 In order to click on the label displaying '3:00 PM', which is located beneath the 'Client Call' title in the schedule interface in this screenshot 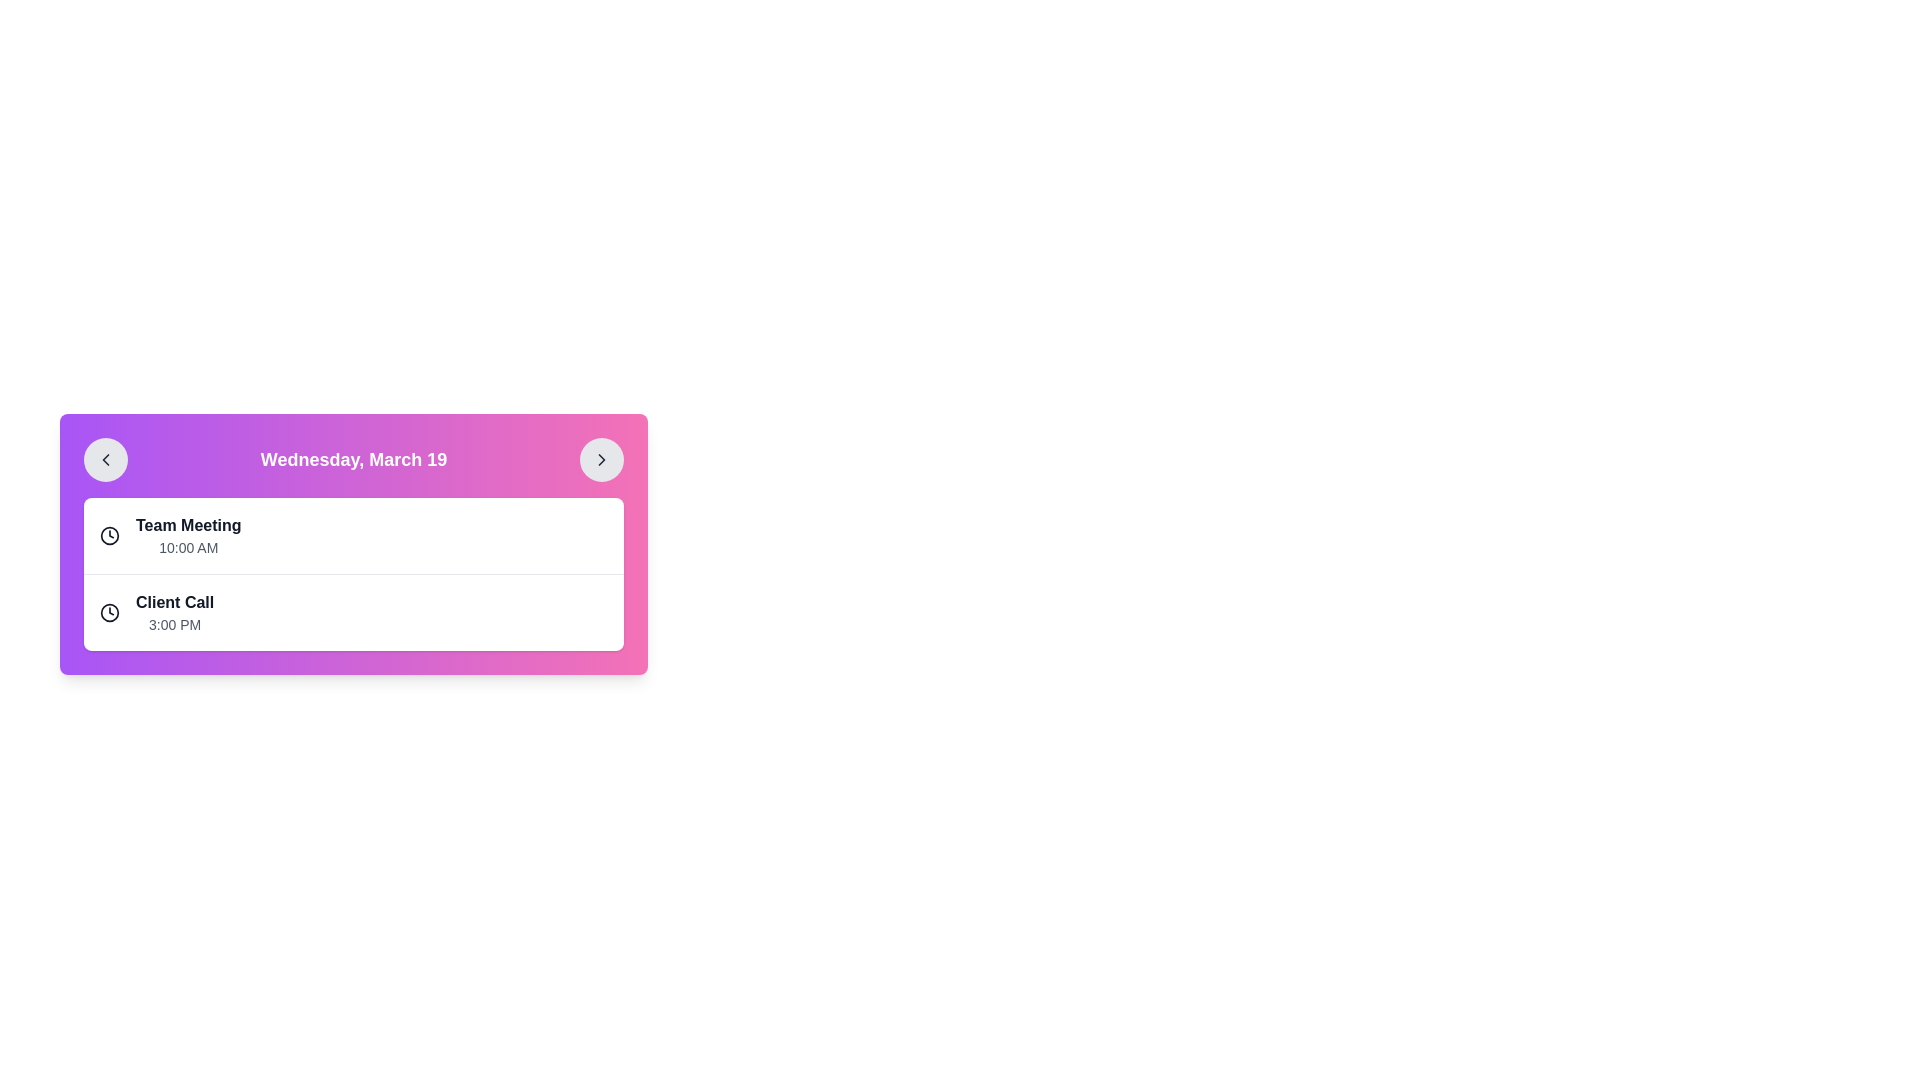, I will do `click(175, 623)`.